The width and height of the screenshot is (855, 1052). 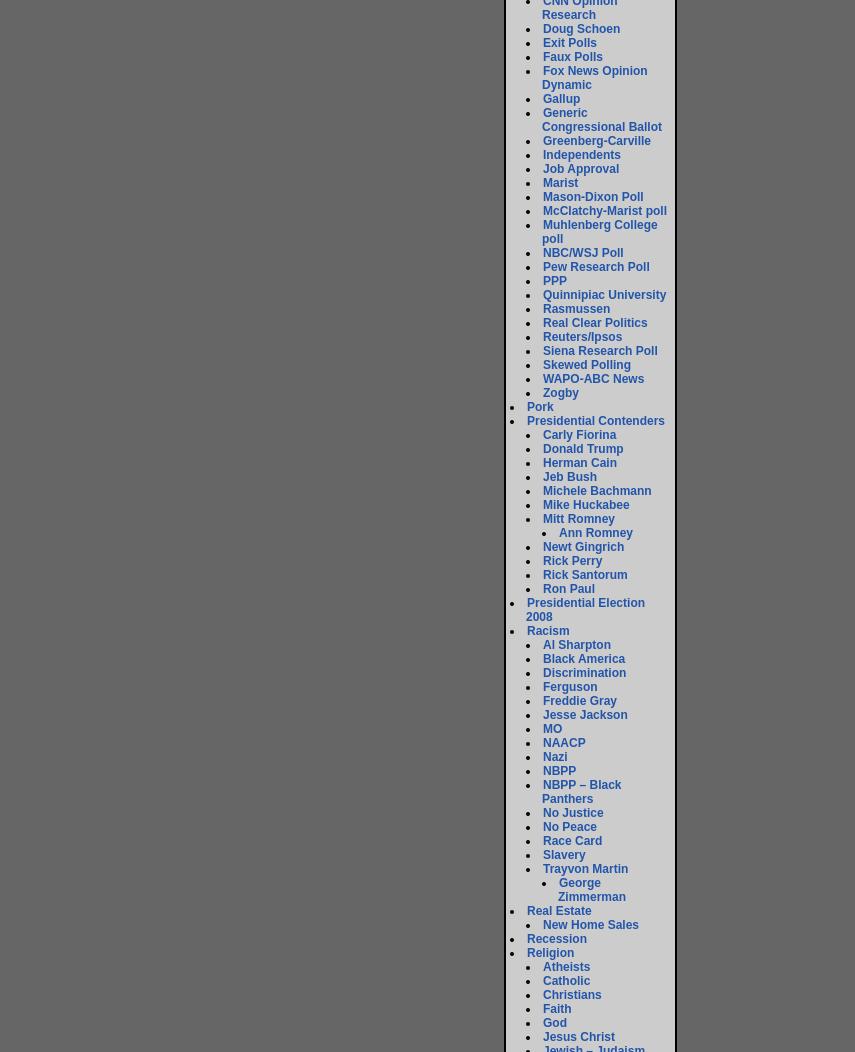 What do you see at coordinates (559, 183) in the screenshot?
I see `'Marist'` at bounding box center [559, 183].